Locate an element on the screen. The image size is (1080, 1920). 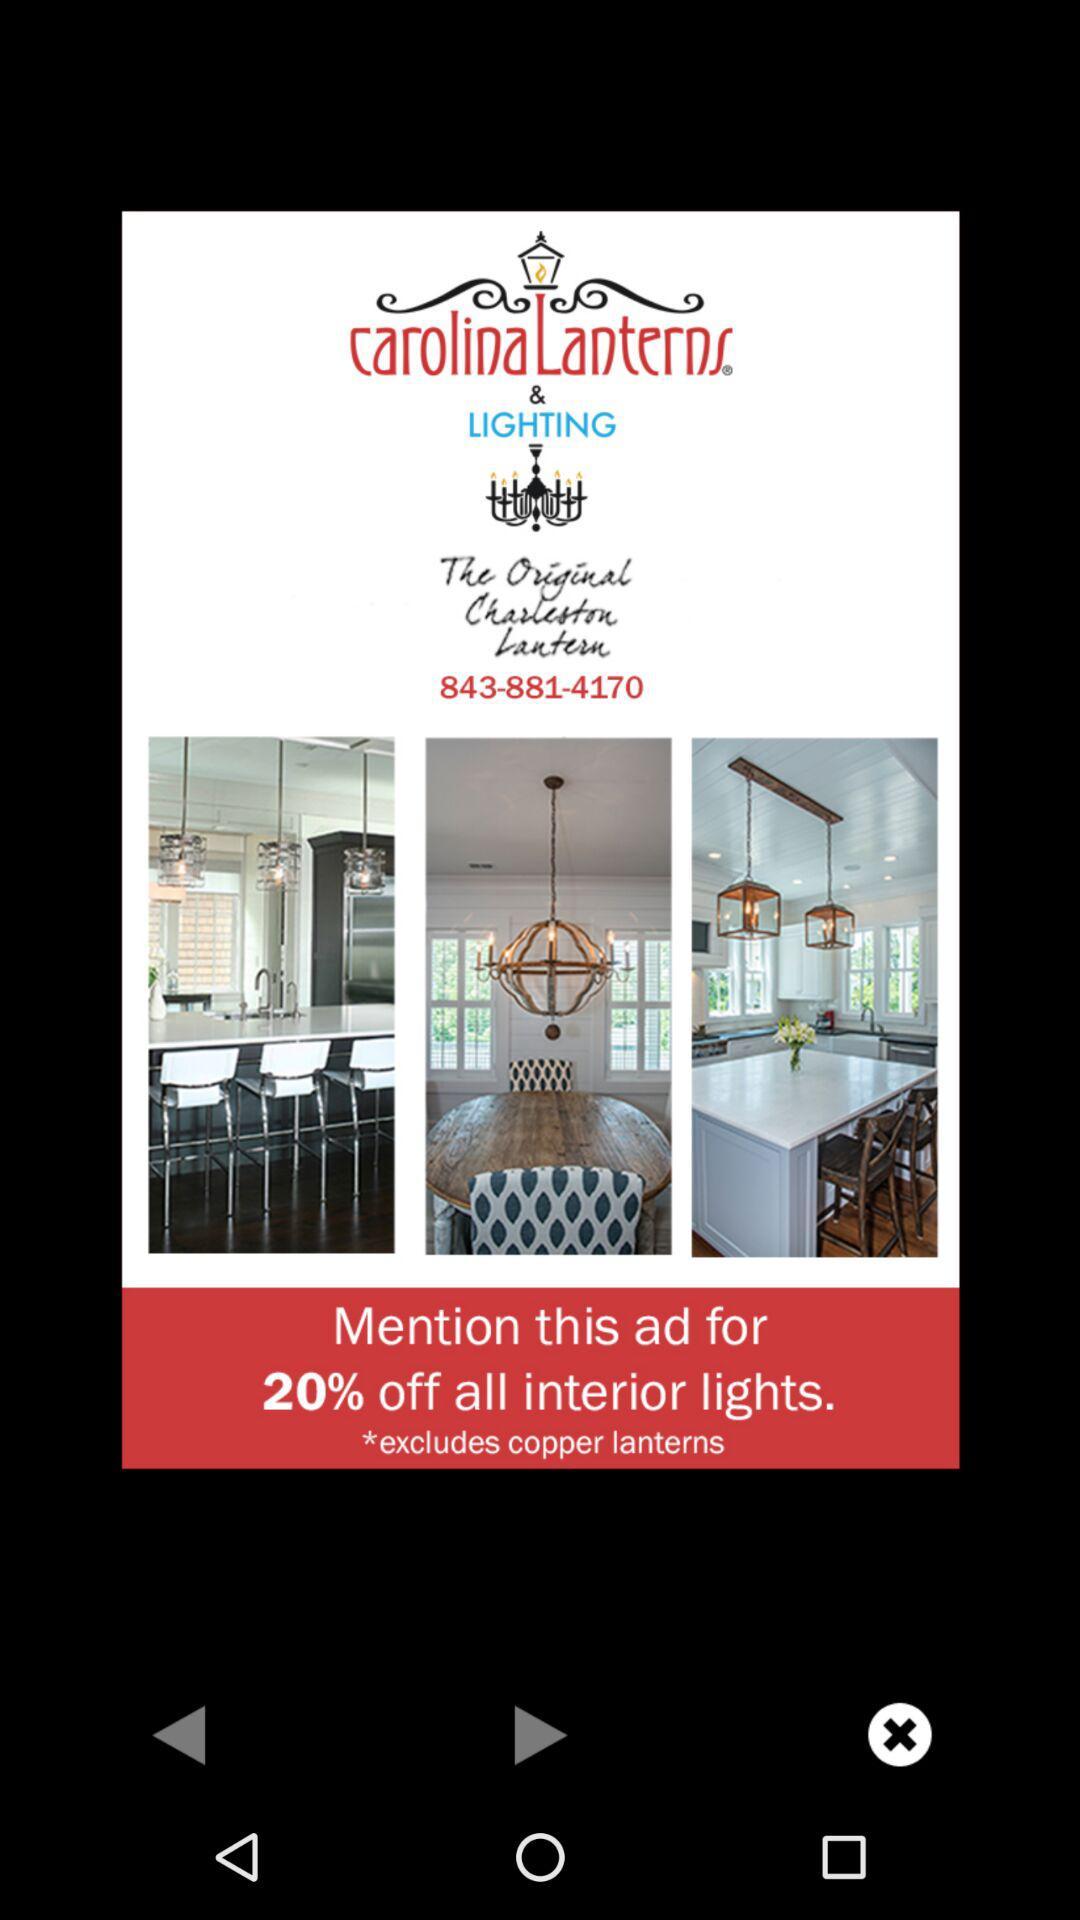
go back is located at coordinates (180, 1733).